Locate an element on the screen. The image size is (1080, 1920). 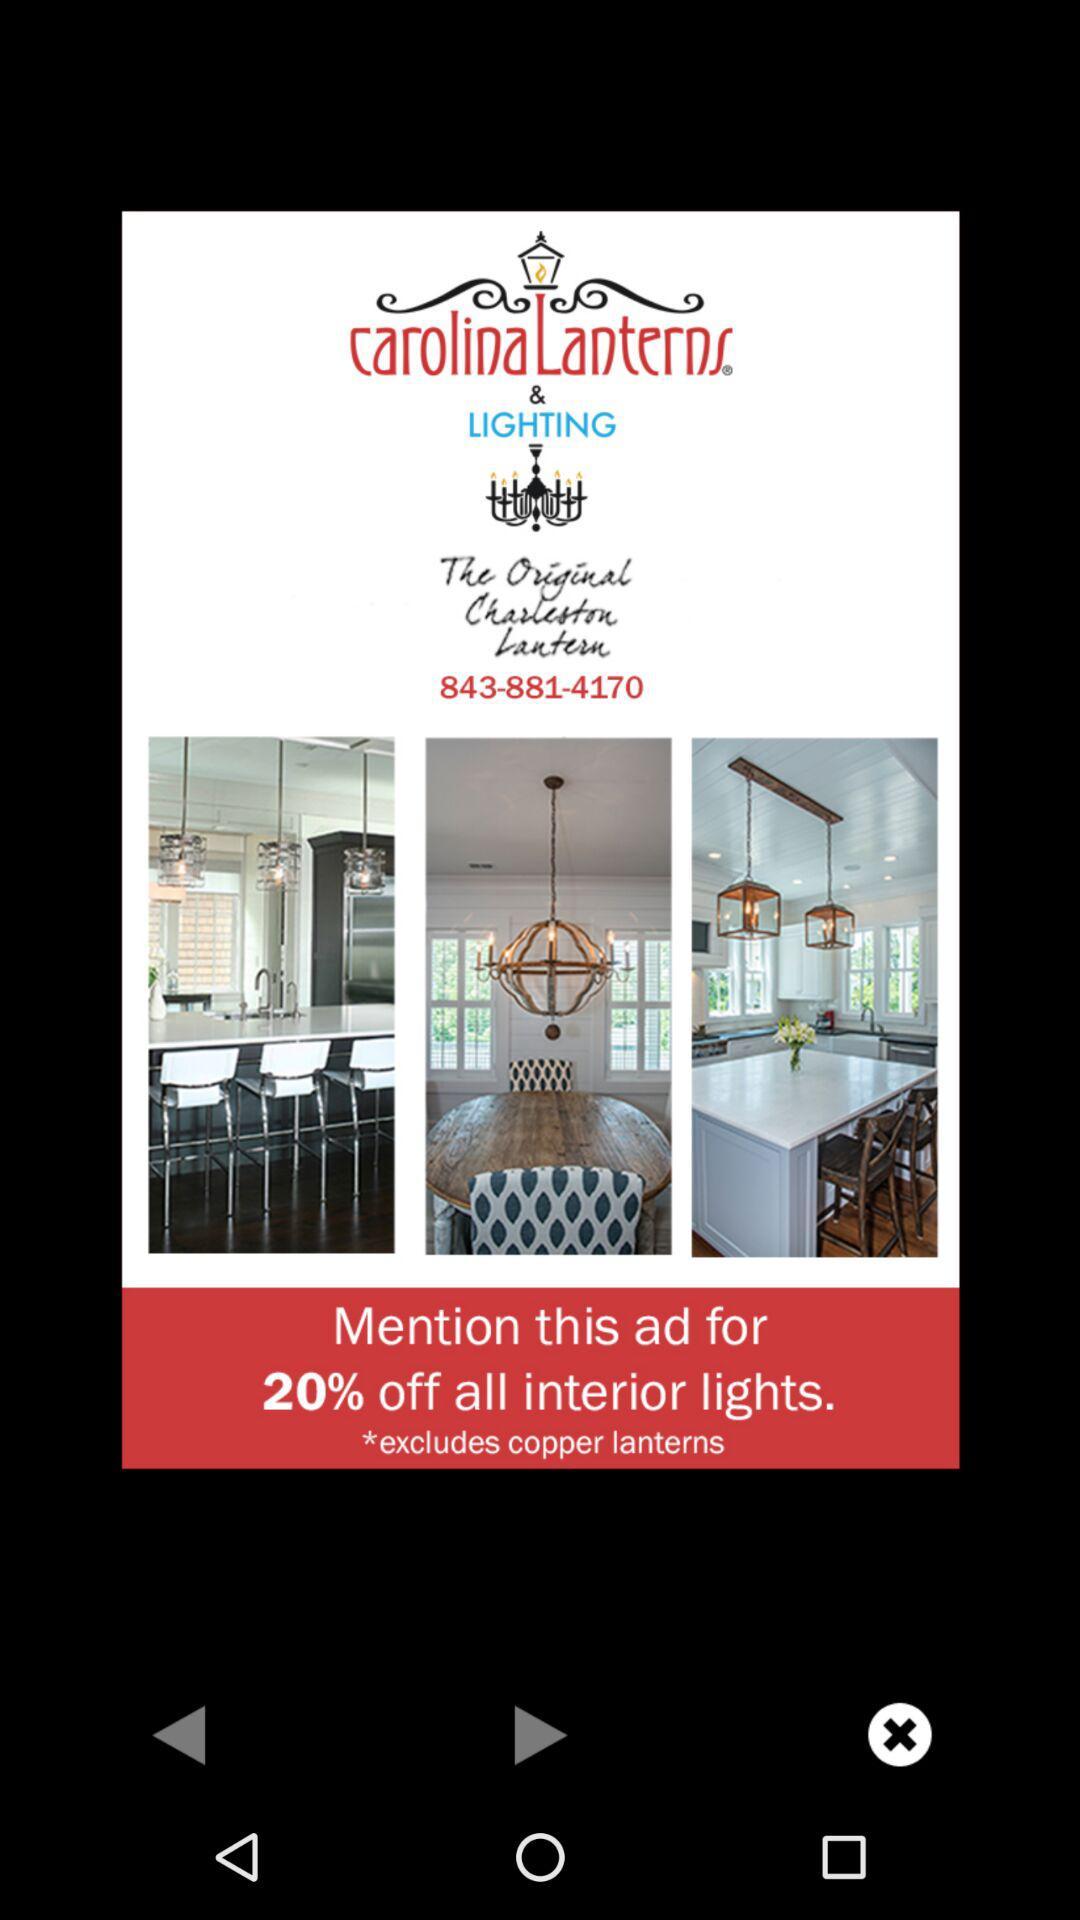
go back is located at coordinates (180, 1733).